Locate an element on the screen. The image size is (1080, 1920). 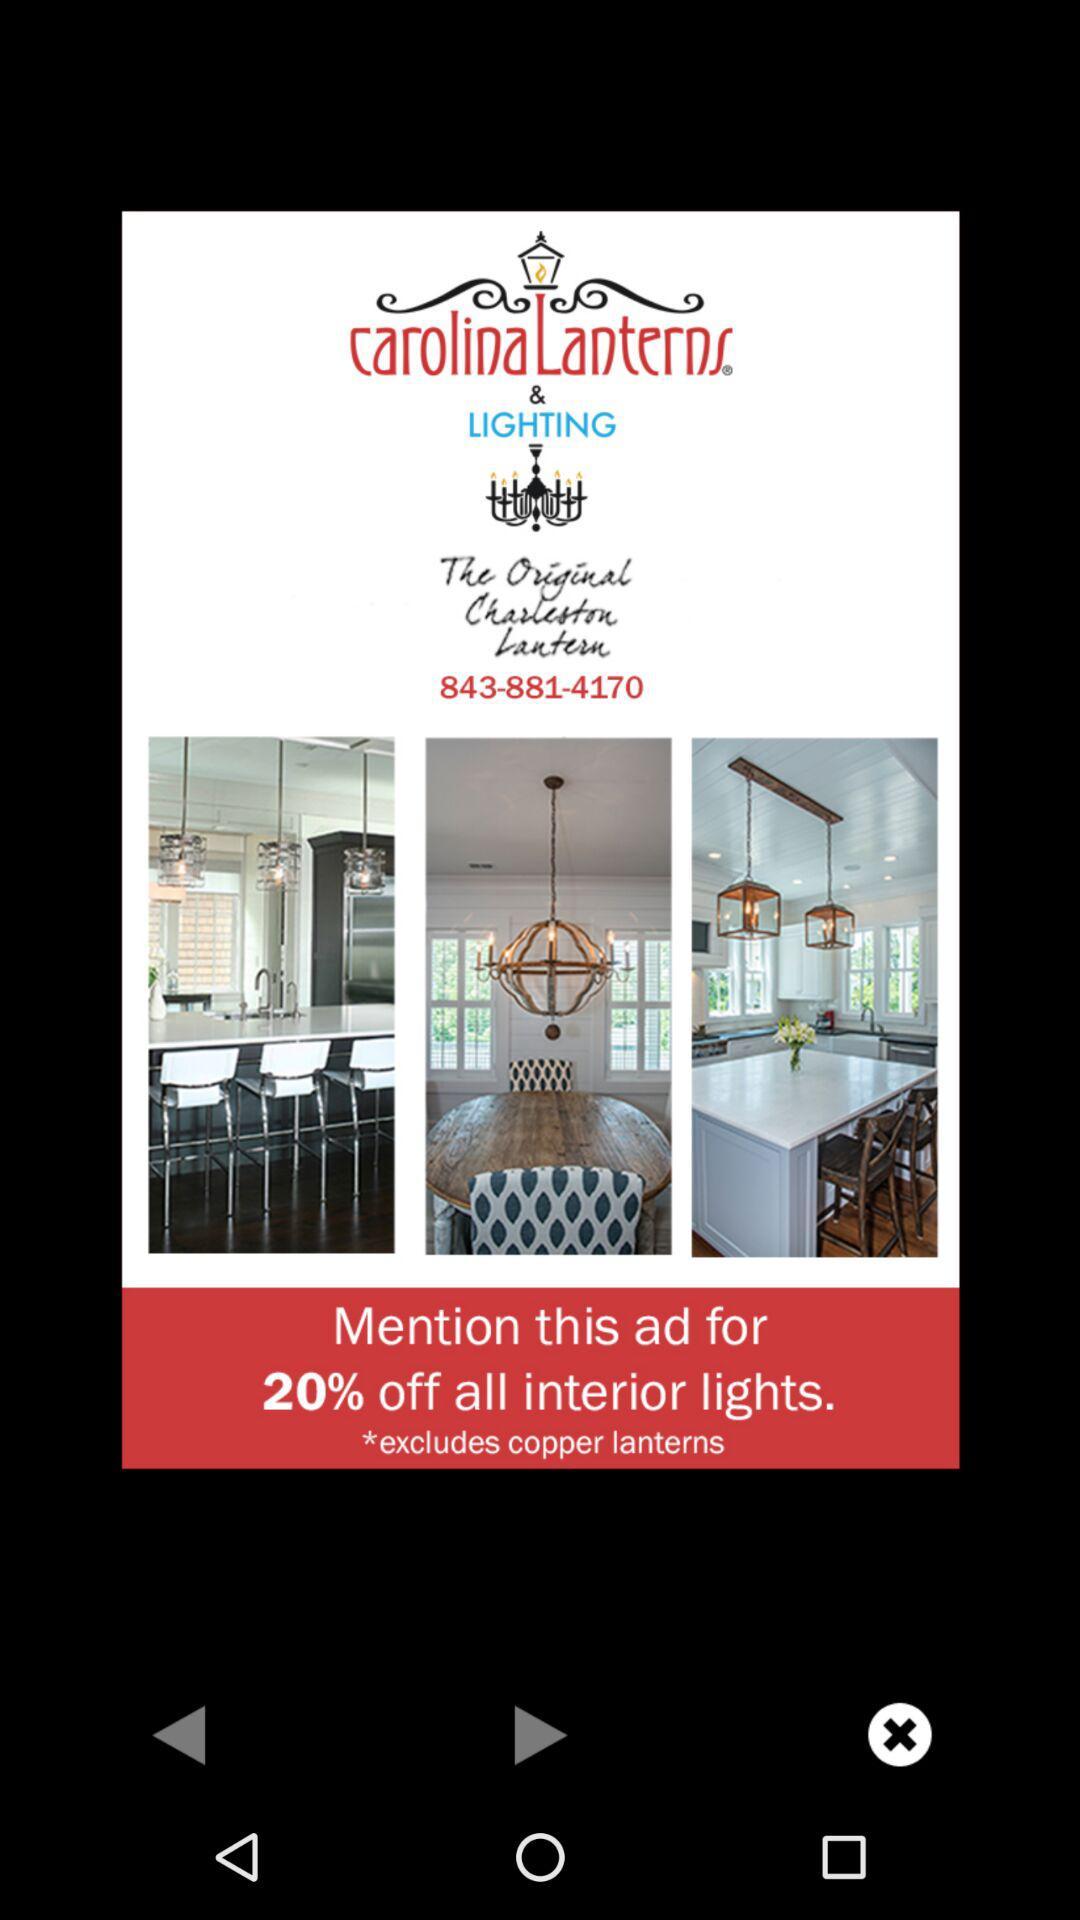
go back is located at coordinates (180, 1733).